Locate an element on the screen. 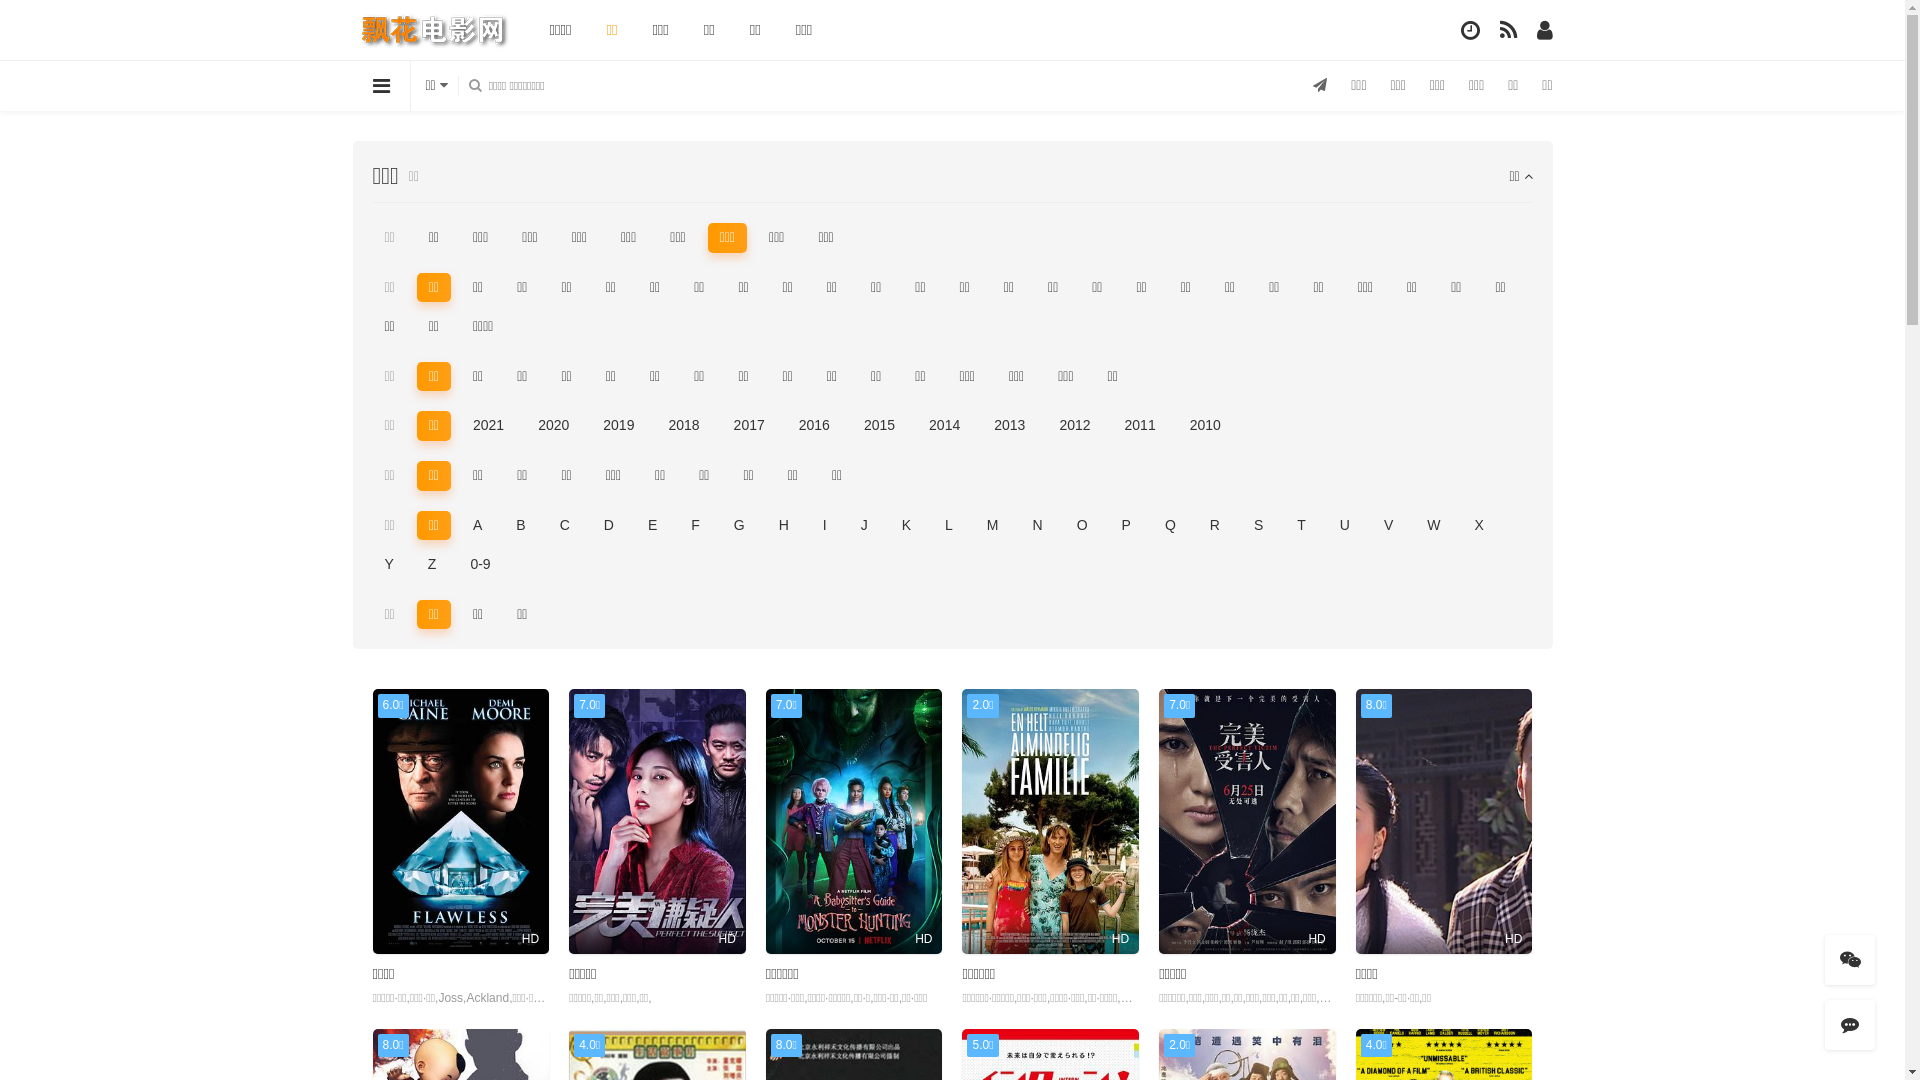 This screenshot has height=1080, width=1920. 'V' is located at coordinates (1387, 524).